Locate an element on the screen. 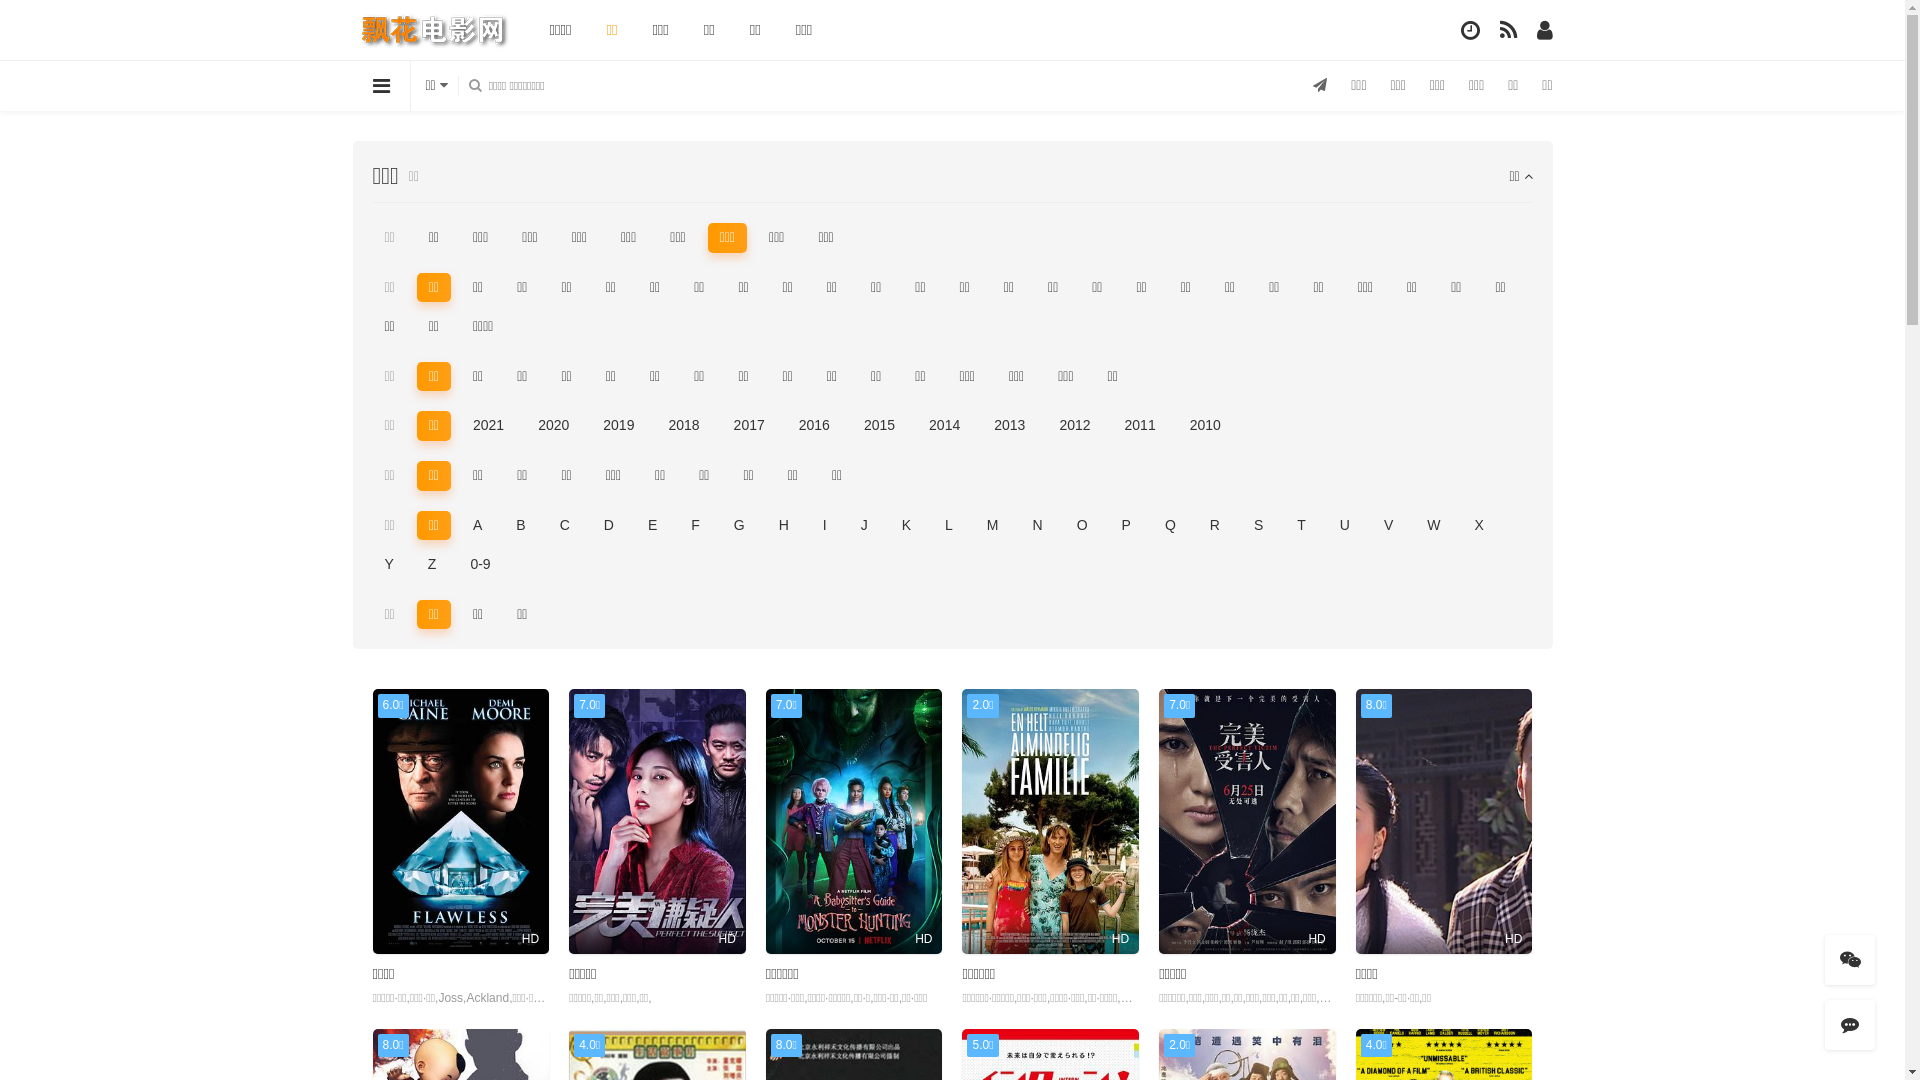 This screenshot has height=1080, width=1920. 'V' is located at coordinates (1387, 524).